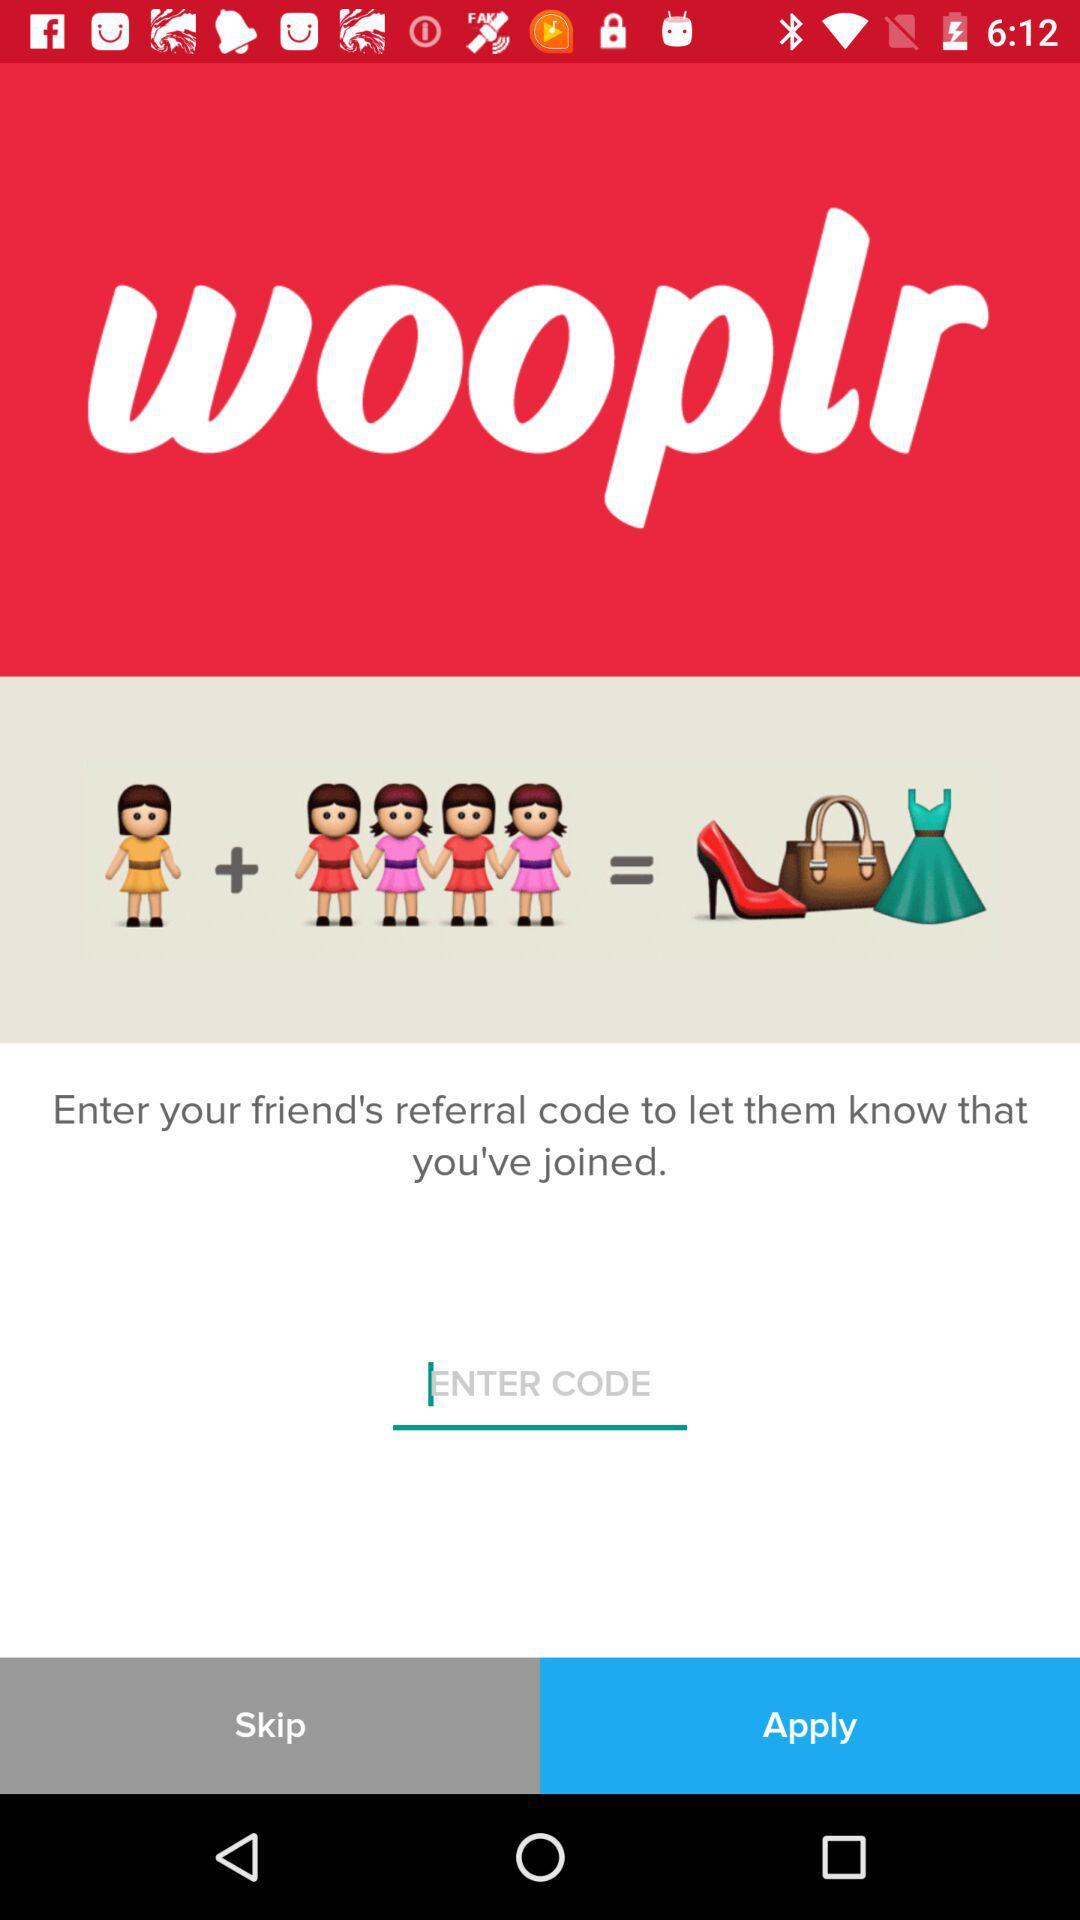 This screenshot has height=1920, width=1080. What do you see at coordinates (810, 1724) in the screenshot?
I see `the item at the bottom right corner` at bounding box center [810, 1724].